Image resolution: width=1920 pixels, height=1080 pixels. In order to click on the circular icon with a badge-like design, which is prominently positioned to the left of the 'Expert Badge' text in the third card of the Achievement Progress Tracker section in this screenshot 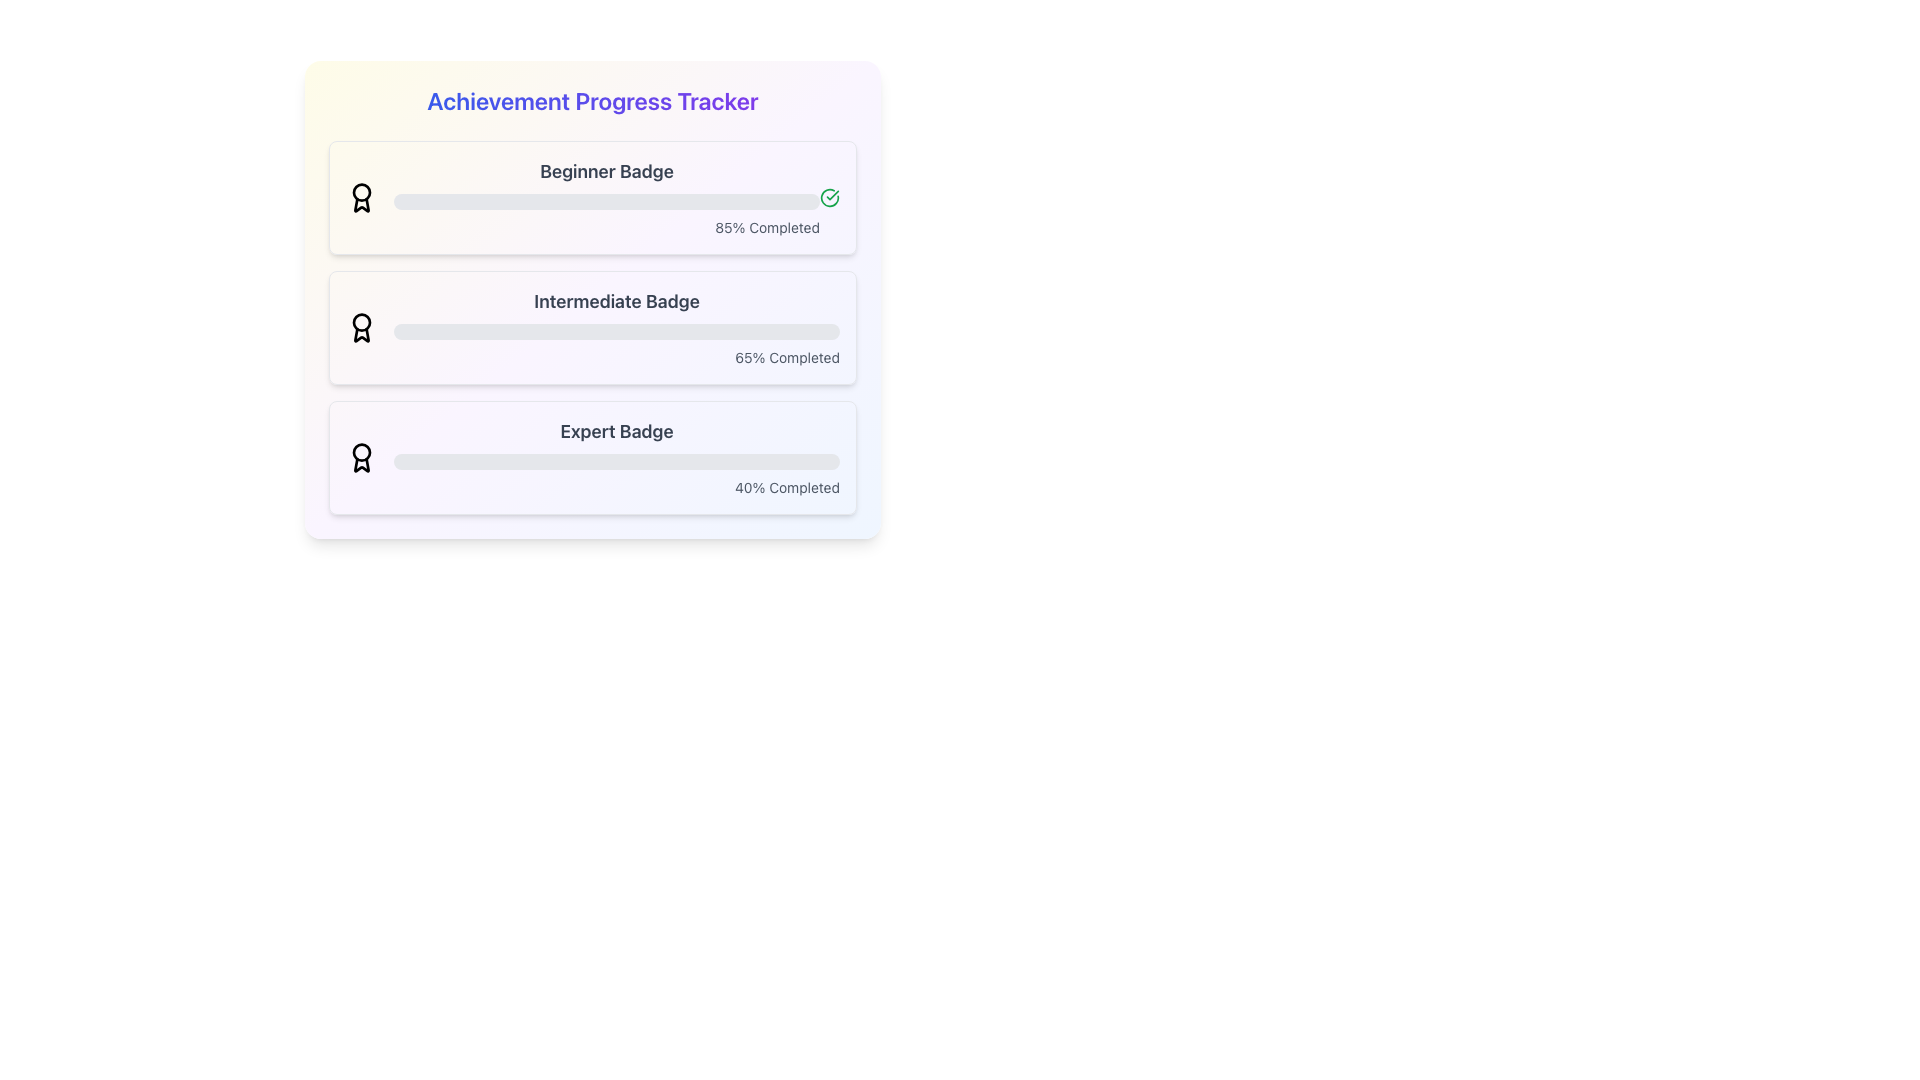, I will do `click(361, 458)`.